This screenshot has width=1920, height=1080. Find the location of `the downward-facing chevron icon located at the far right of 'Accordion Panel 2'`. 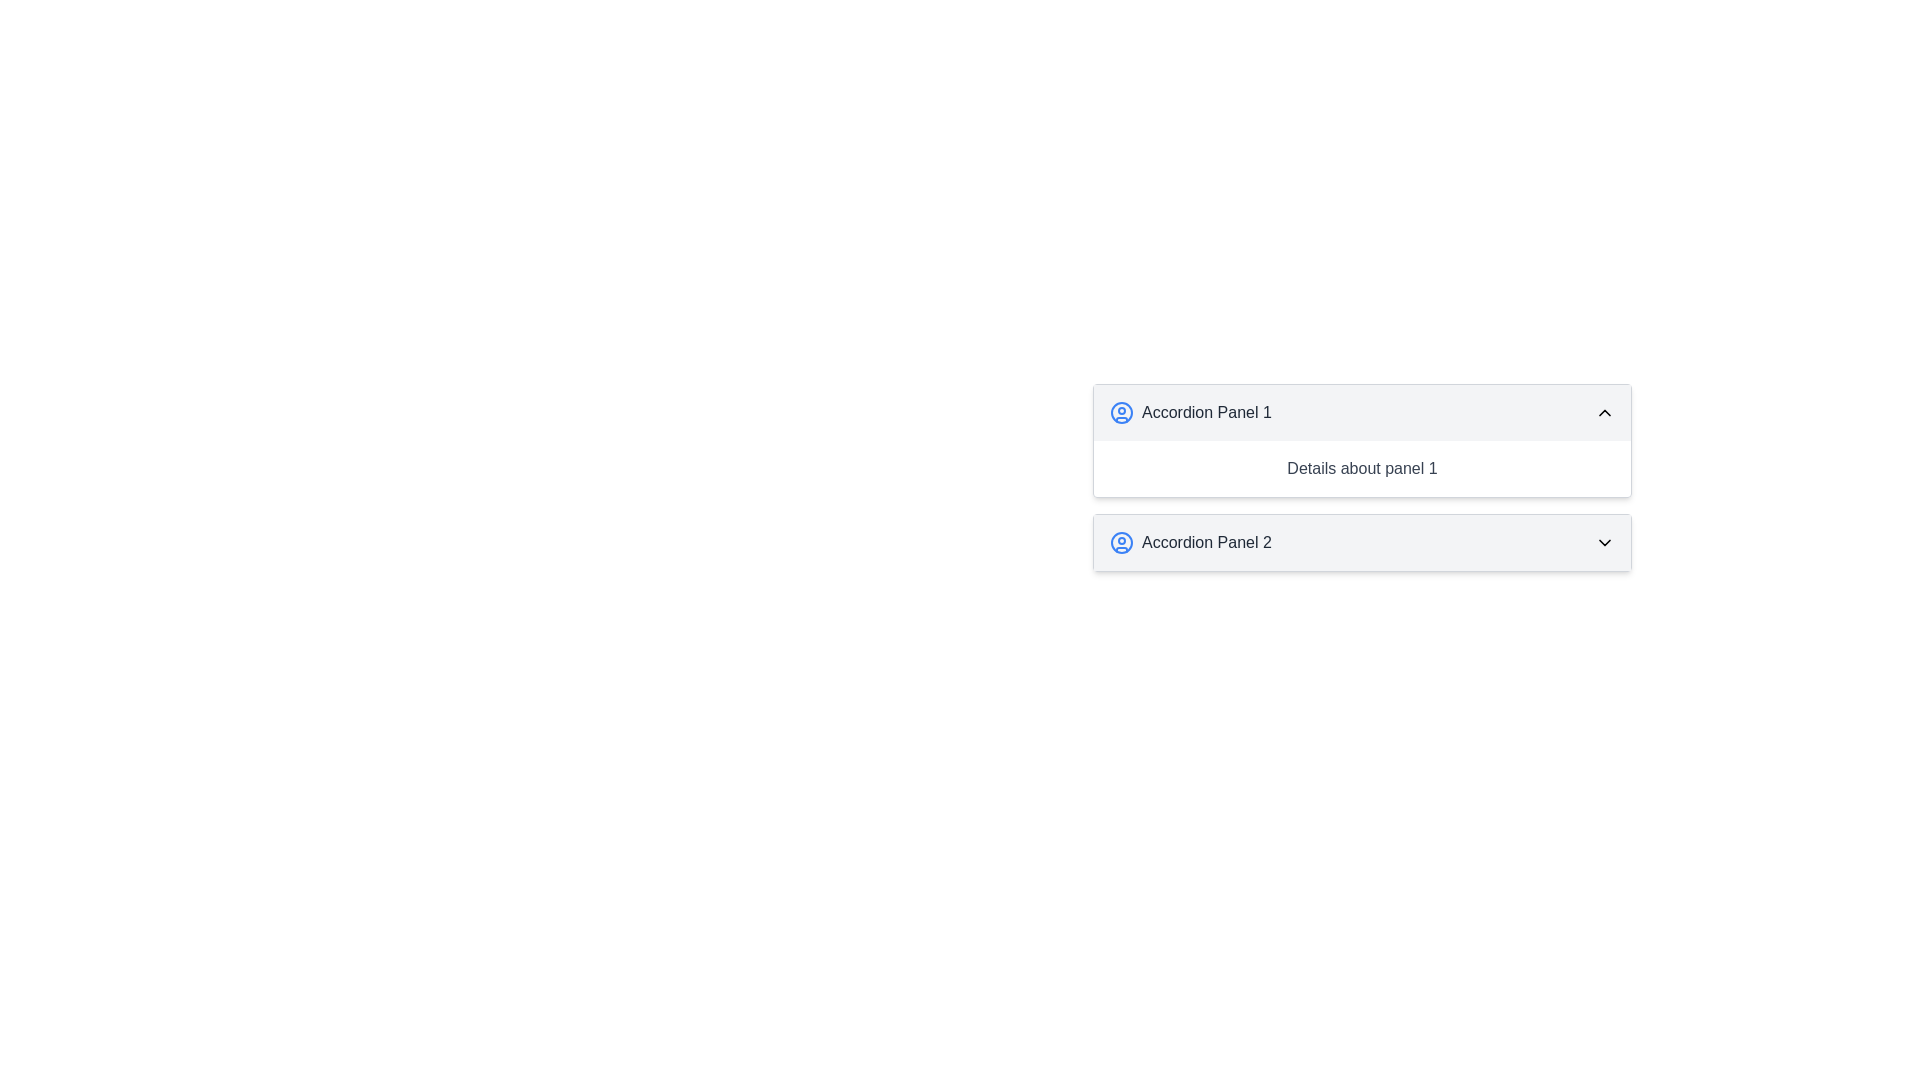

the downward-facing chevron icon located at the far right of 'Accordion Panel 2' is located at coordinates (1604, 543).